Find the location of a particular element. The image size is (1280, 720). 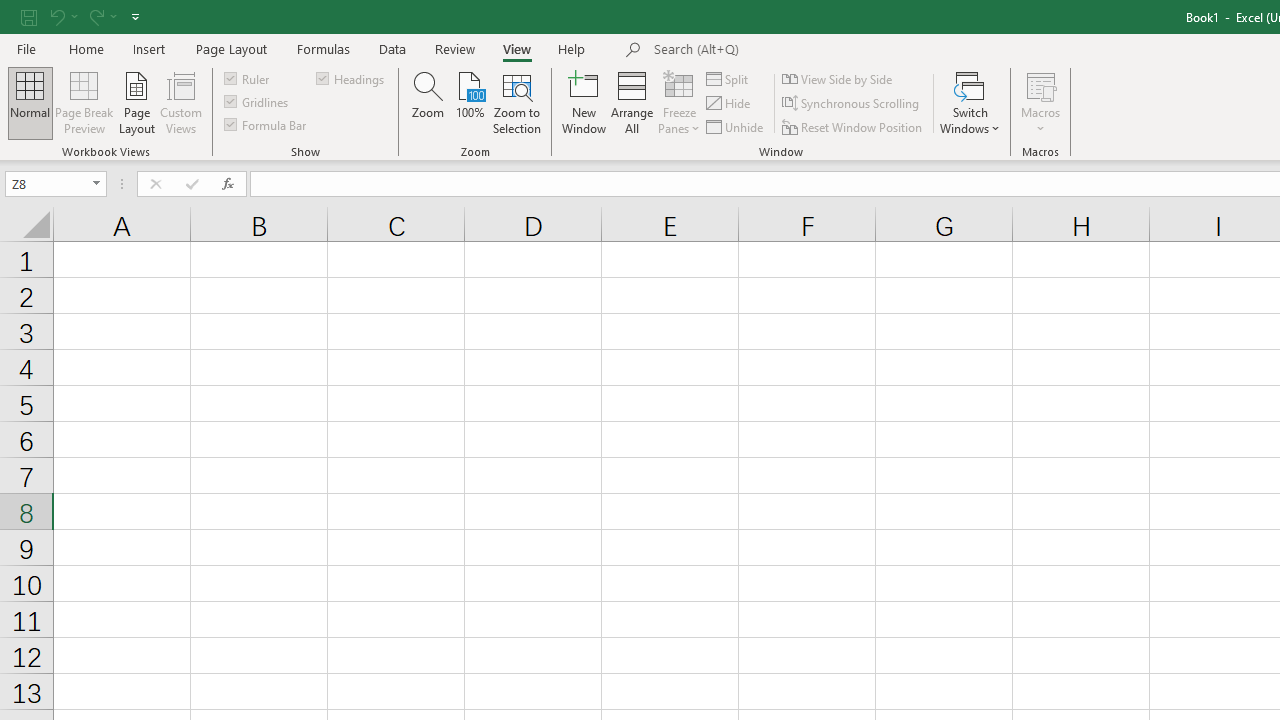

'Arrange All' is located at coordinates (631, 103).